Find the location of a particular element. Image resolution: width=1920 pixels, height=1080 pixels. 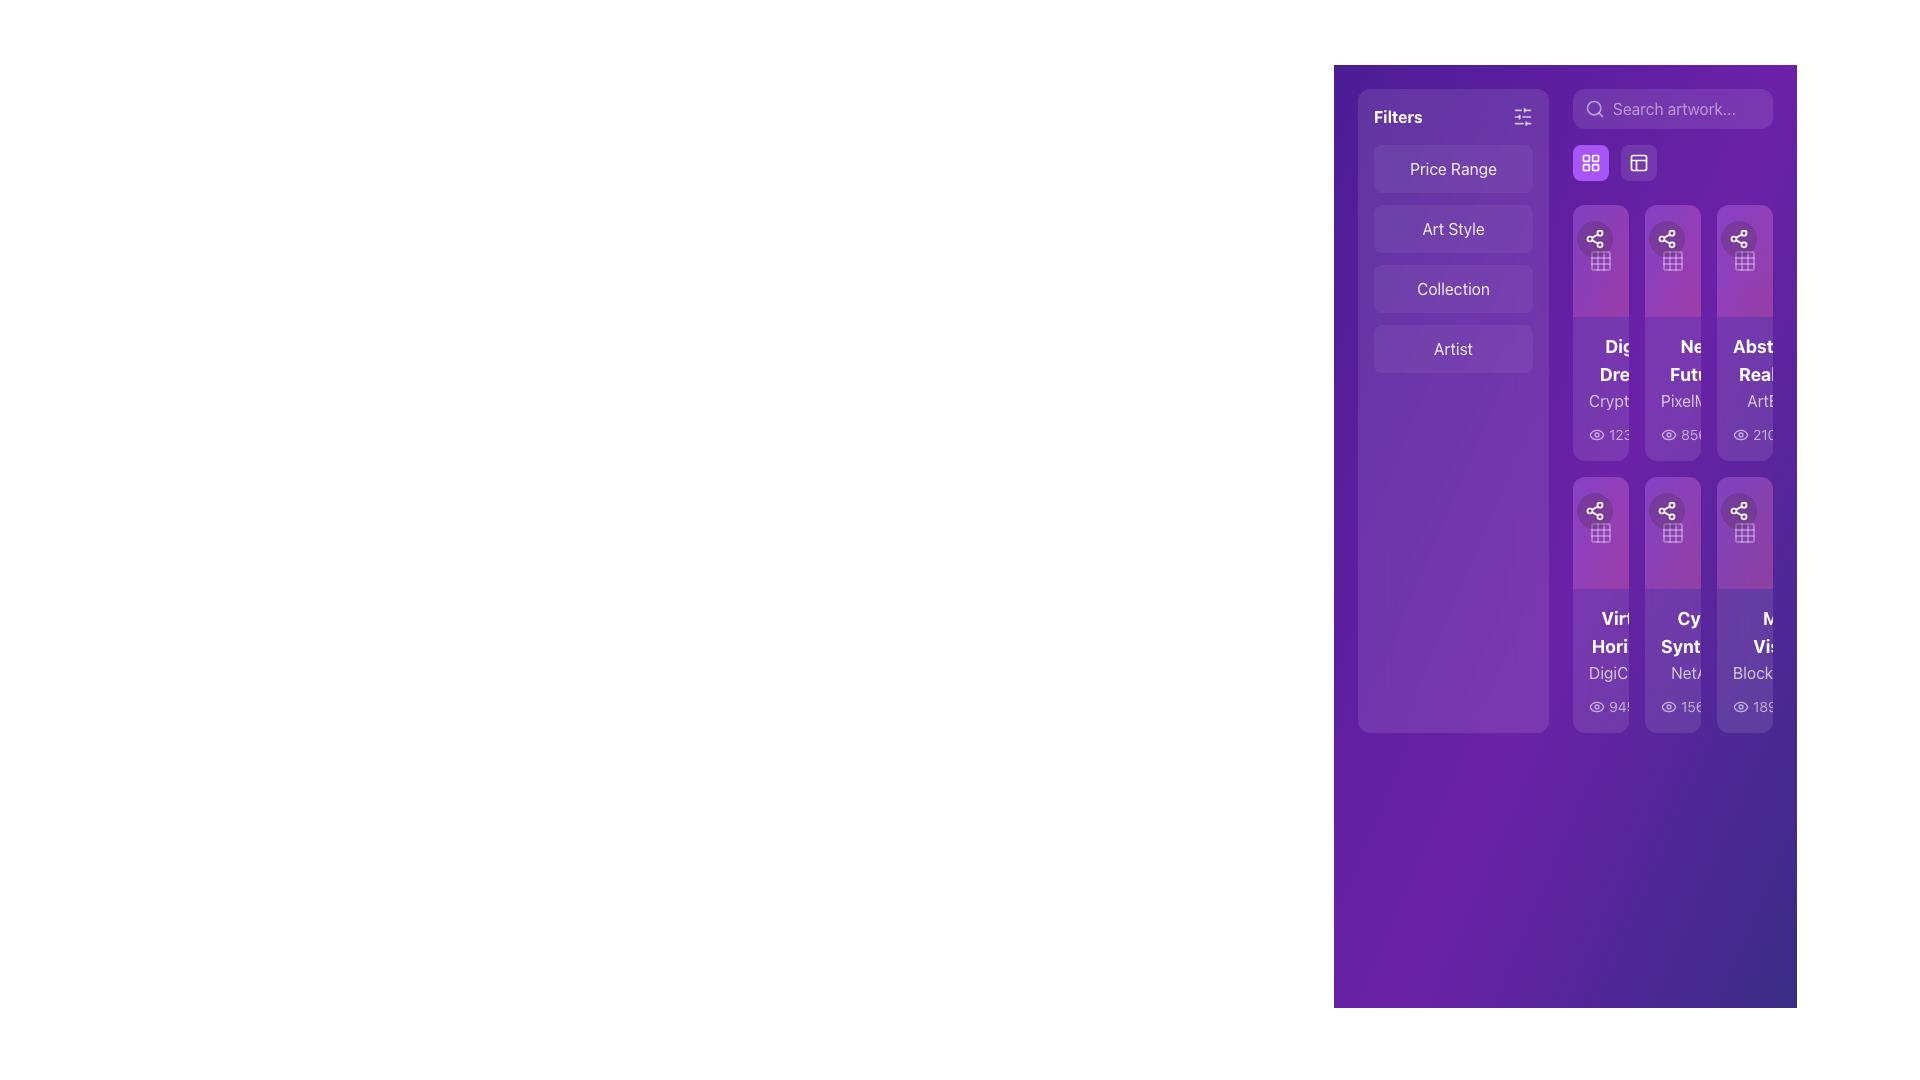

the numeric indicator displaying a view count, located in the middle-right section of the interface, adjacent to the eye icon is located at coordinates (1693, 434).